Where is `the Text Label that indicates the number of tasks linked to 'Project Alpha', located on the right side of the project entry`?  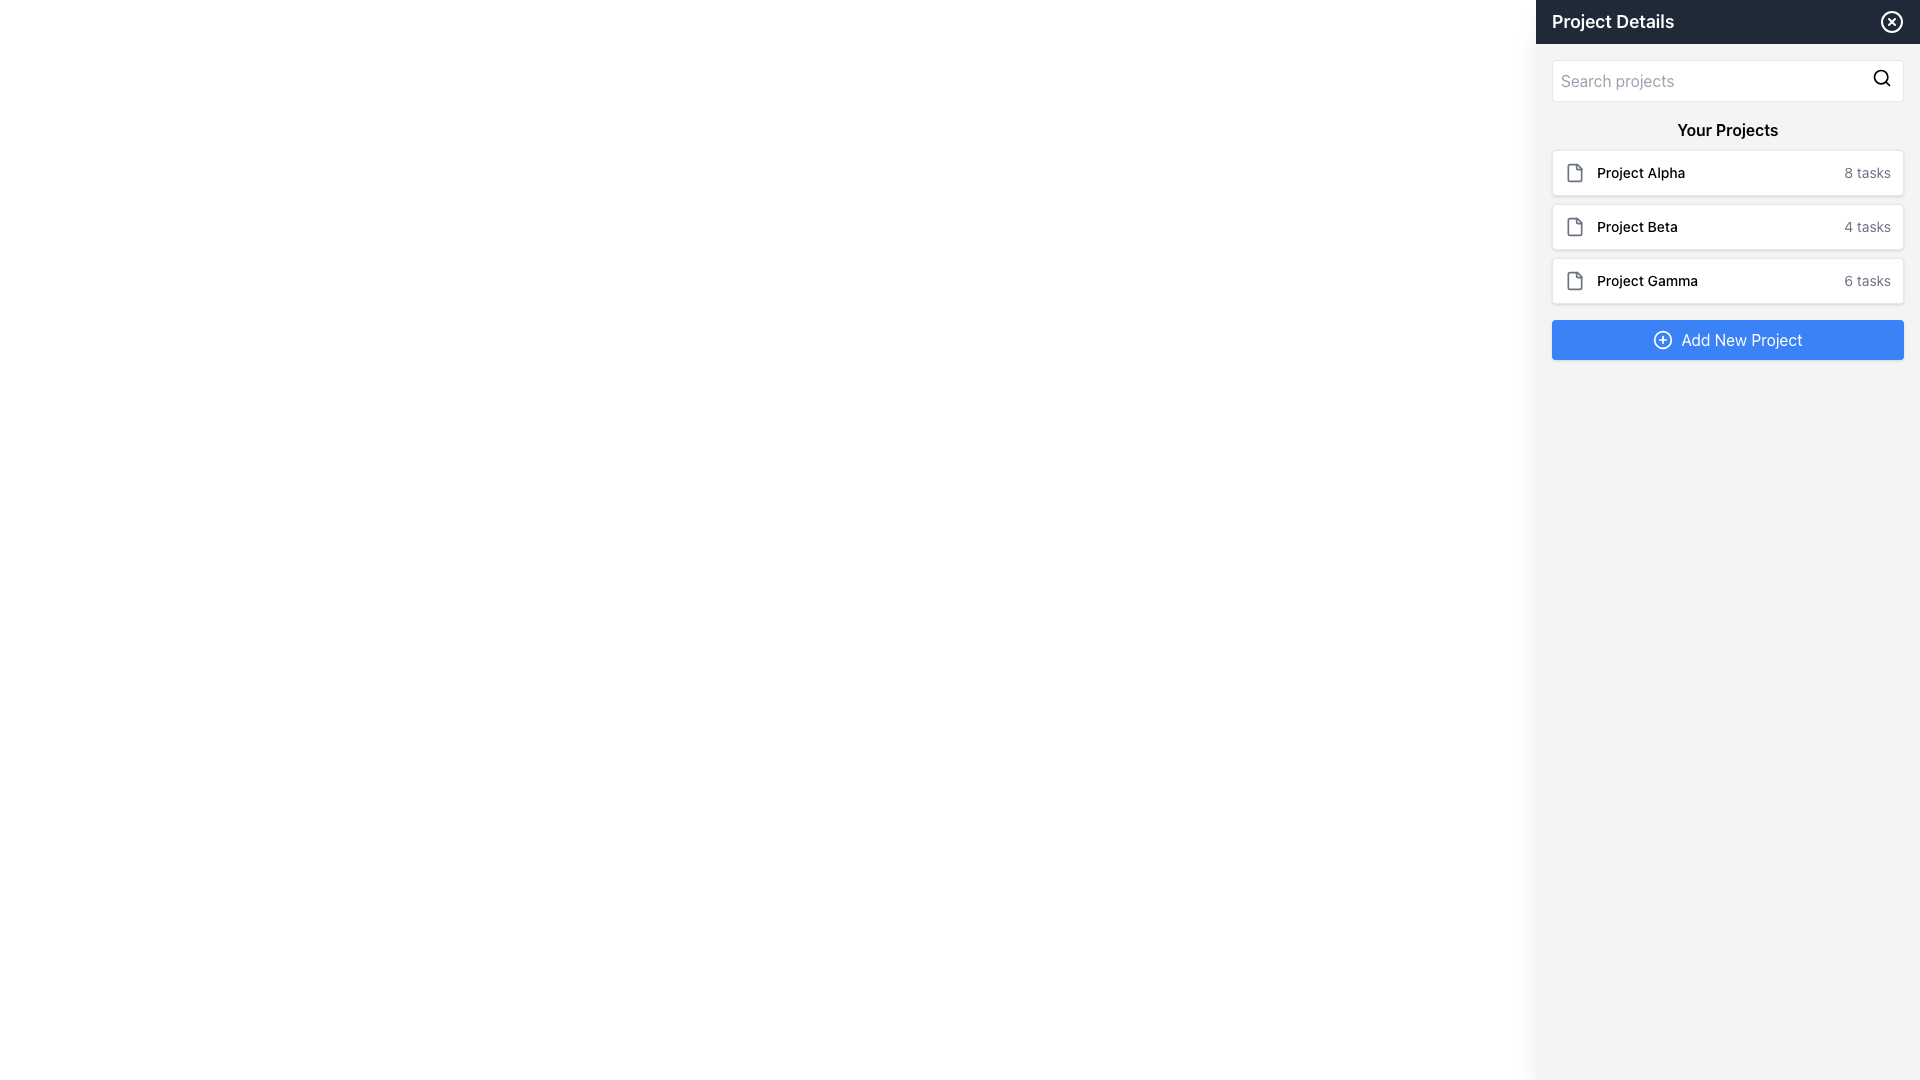 the Text Label that indicates the number of tasks linked to 'Project Alpha', located on the right side of the project entry is located at coordinates (1866, 172).